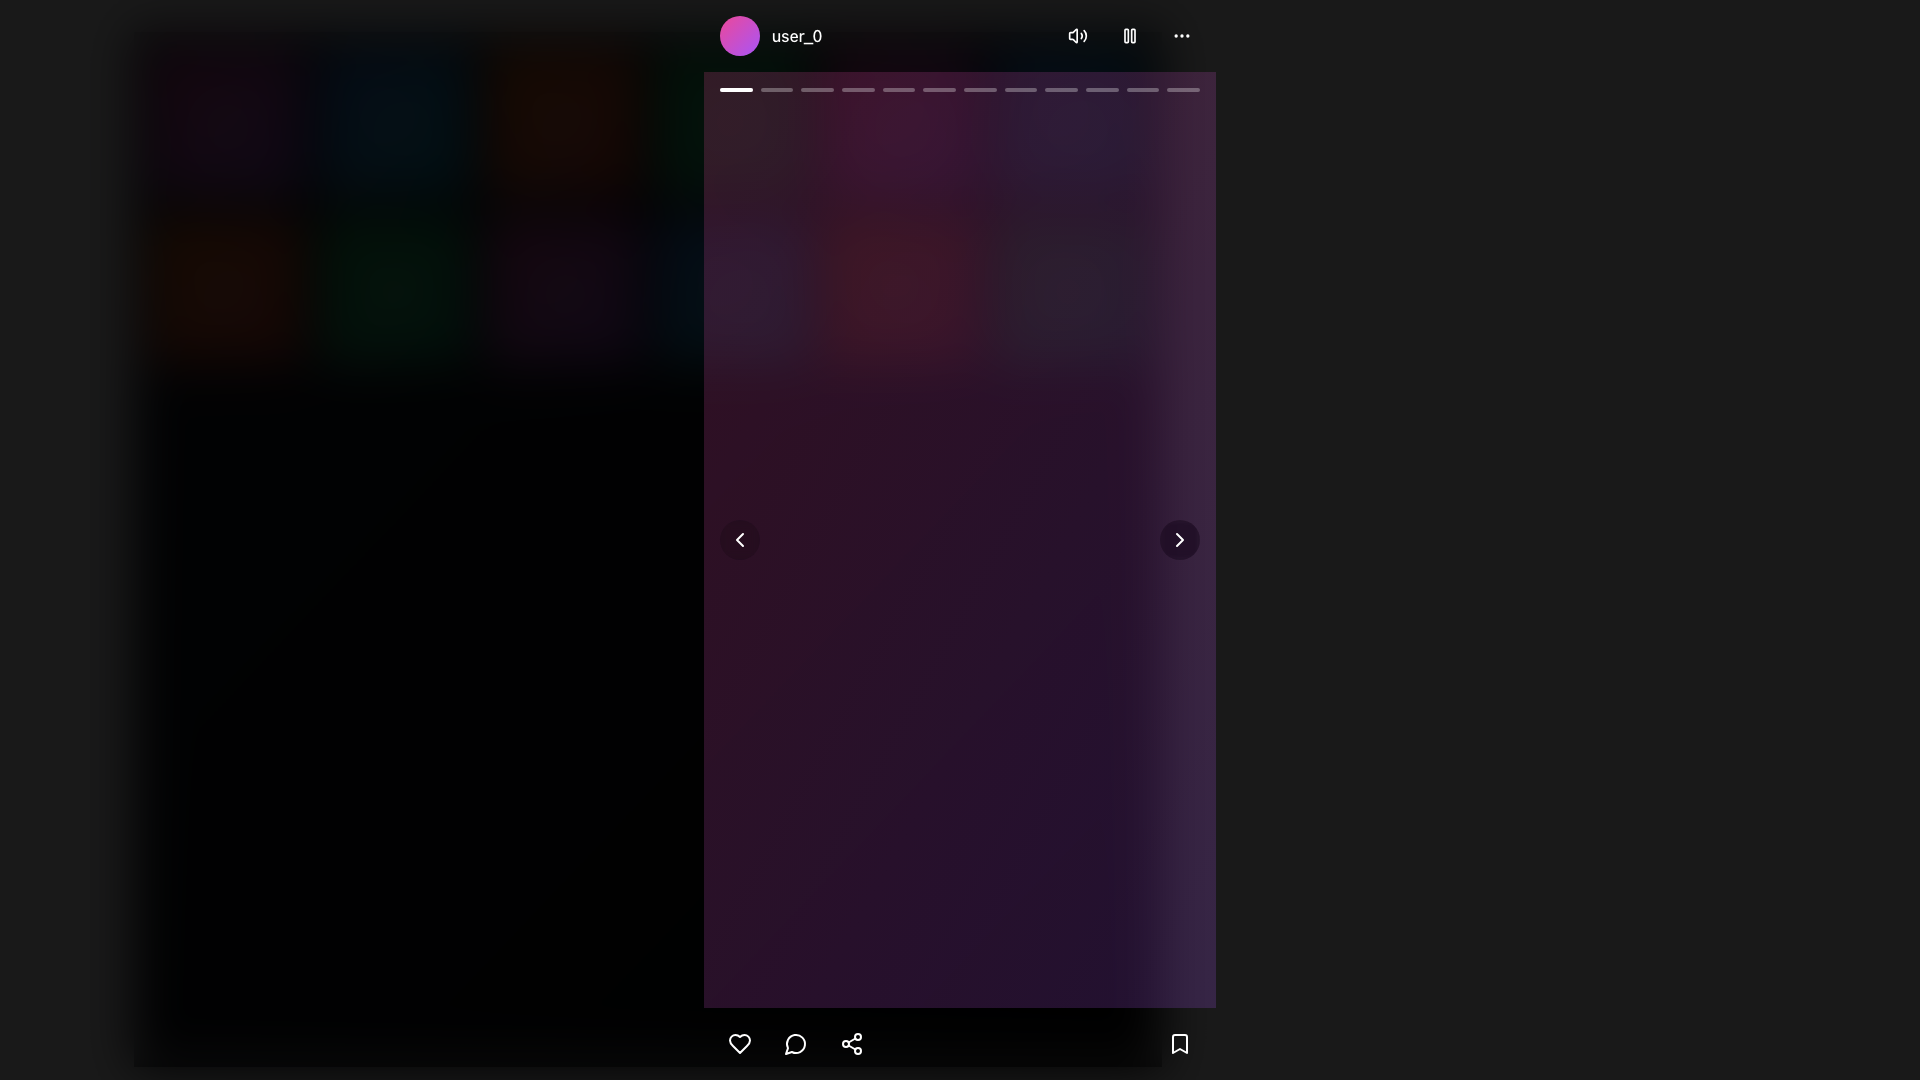 Image resolution: width=1920 pixels, height=1080 pixels. Describe the element at coordinates (938, 88) in the screenshot. I see `the sixth progress indicator segment, a small horizontal bar with rounded edges, styled in a semi-transparent white color, located at the top of the layout` at that location.